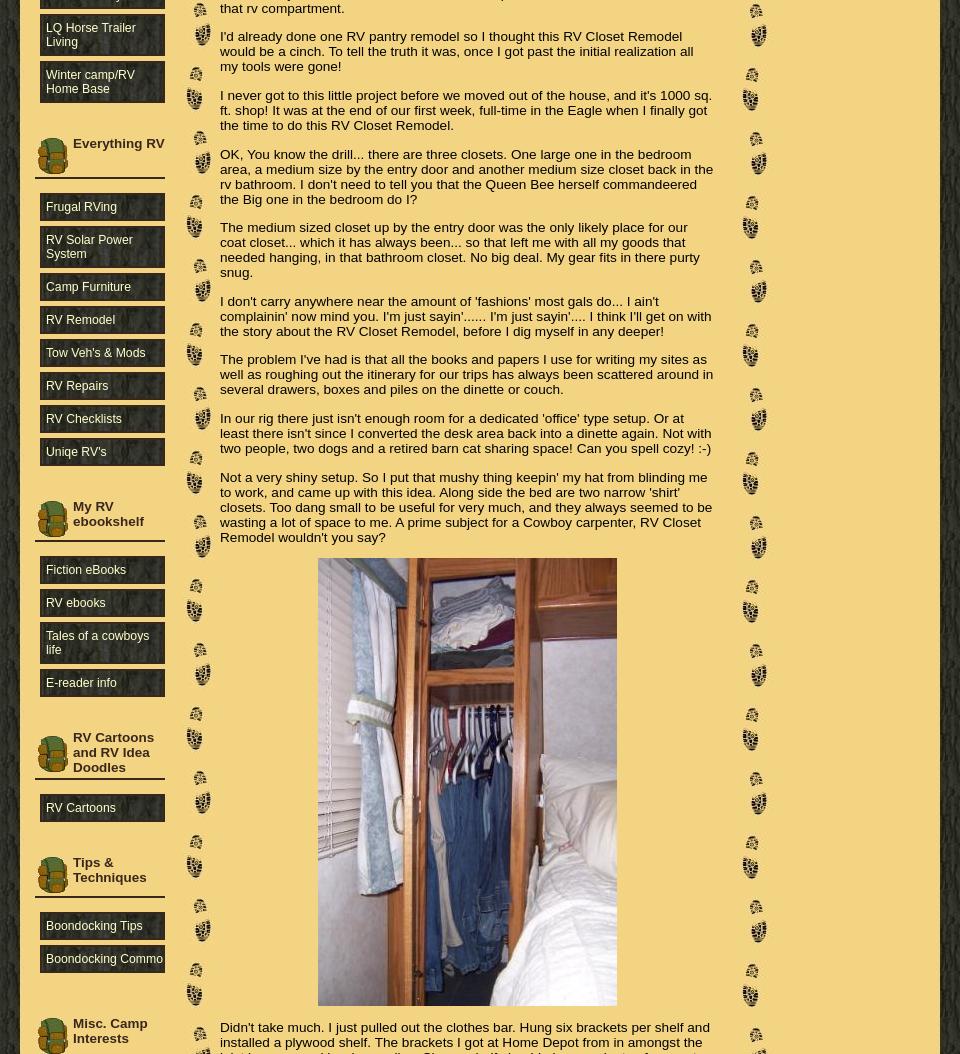  I want to click on 'Misc. Camp Interests', so click(110, 1028).